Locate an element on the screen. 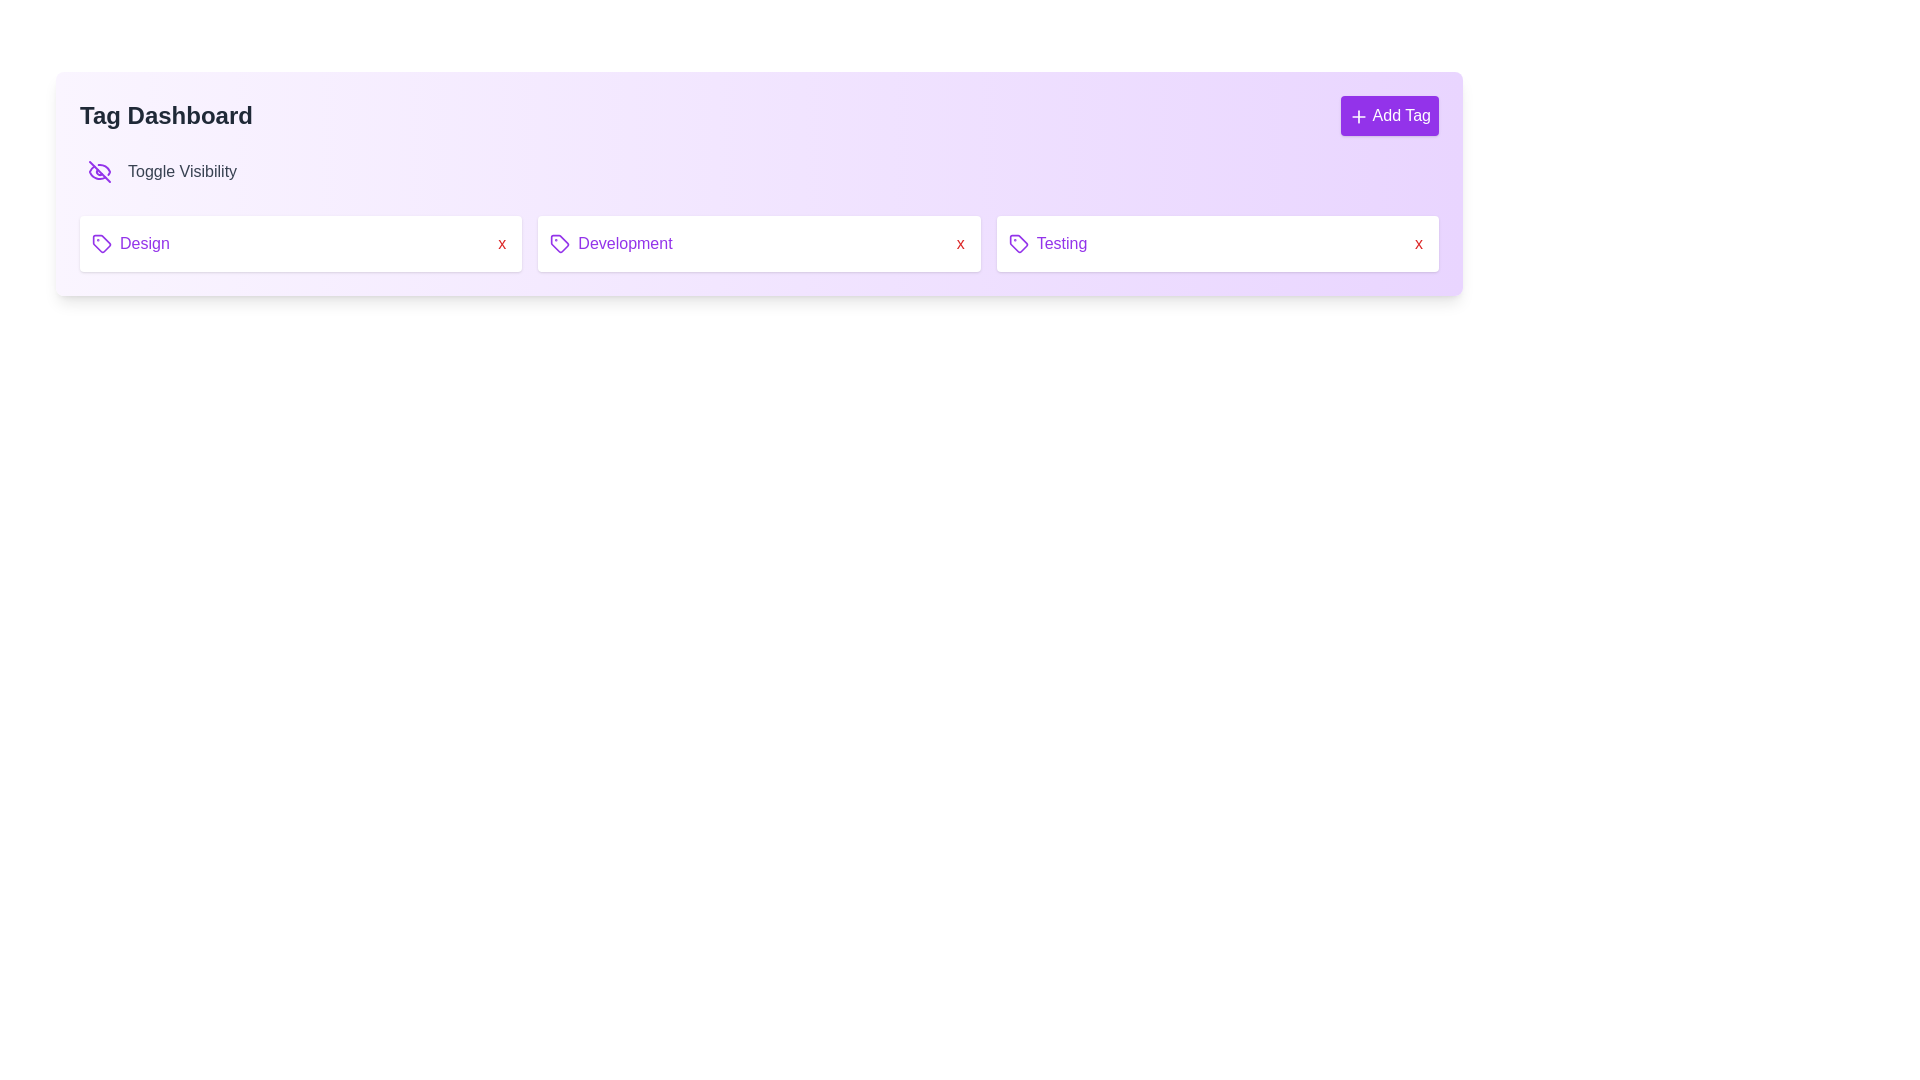 This screenshot has height=1080, width=1920. the 'Toggle Visibility' text label, which is styled with a gray color and positioned next to an eye icon within the 'Tag Dashboard' section is located at coordinates (182, 171).